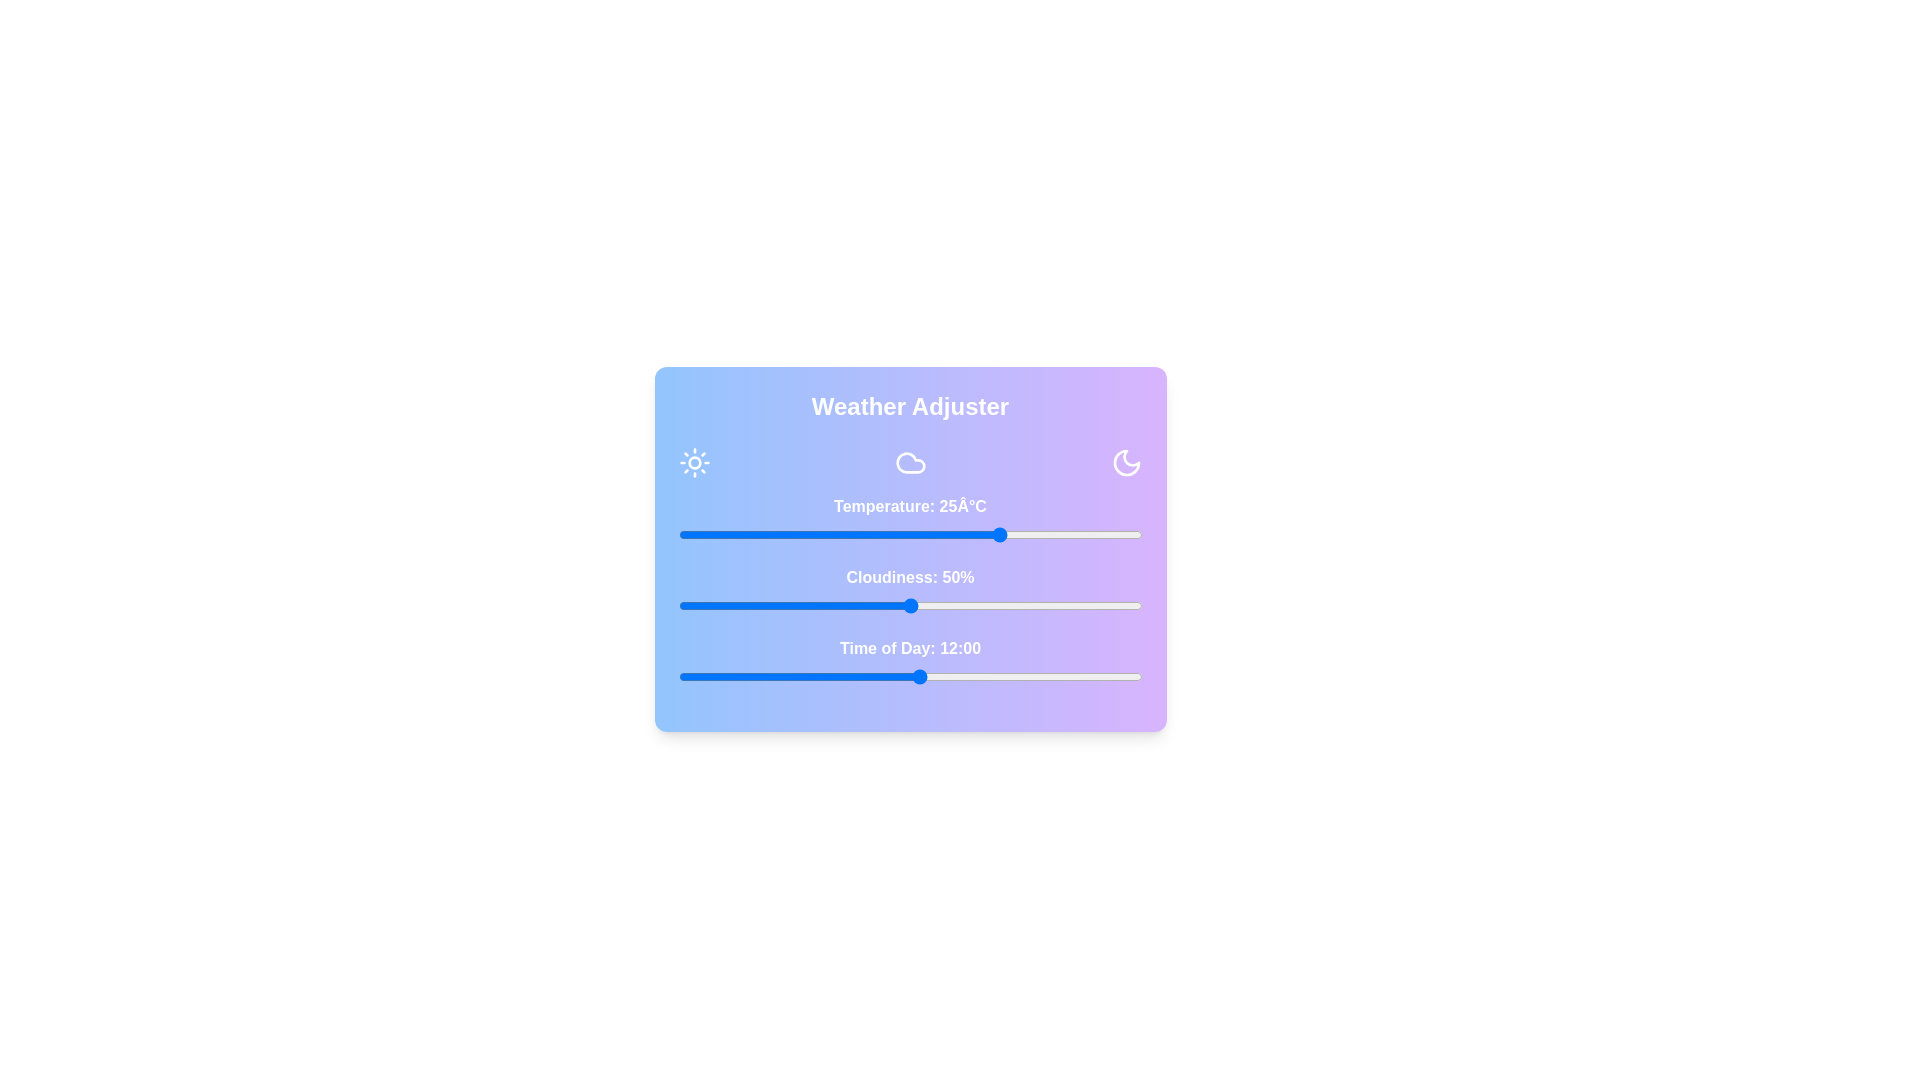 The width and height of the screenshot is (1920, 1080). What do you see at coordinates (909, 676) in the screenshot?
I see `the Range slider used for selecting the 'Time of Day' parameter, located below the label 'Time of Day: 12:00'` at bounding box center [909, 676].